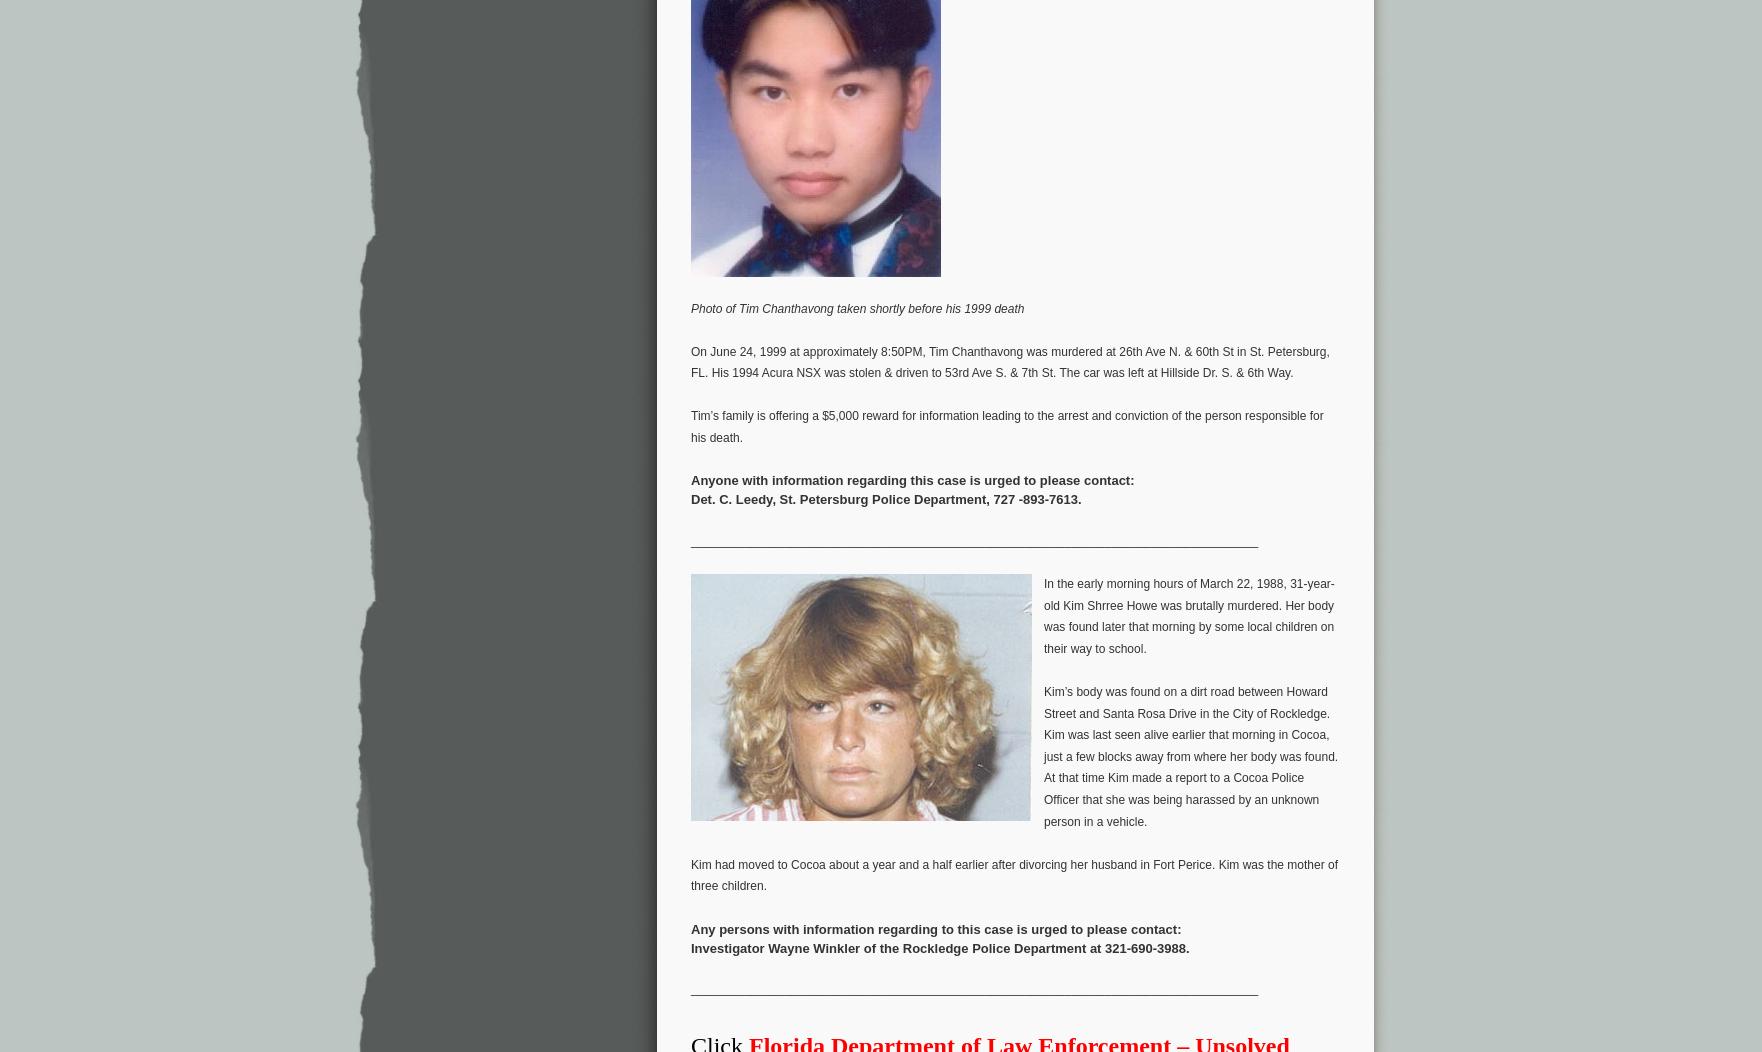 The image size is (1762, 1052). Describe the element at coordinates (1014, 873) in the screenshot. I see `'Kim had moved to Cocoa about a year and a half earlier after divorcing her husband in Fort Perice. Kim was the mother of three children.'` at that location.